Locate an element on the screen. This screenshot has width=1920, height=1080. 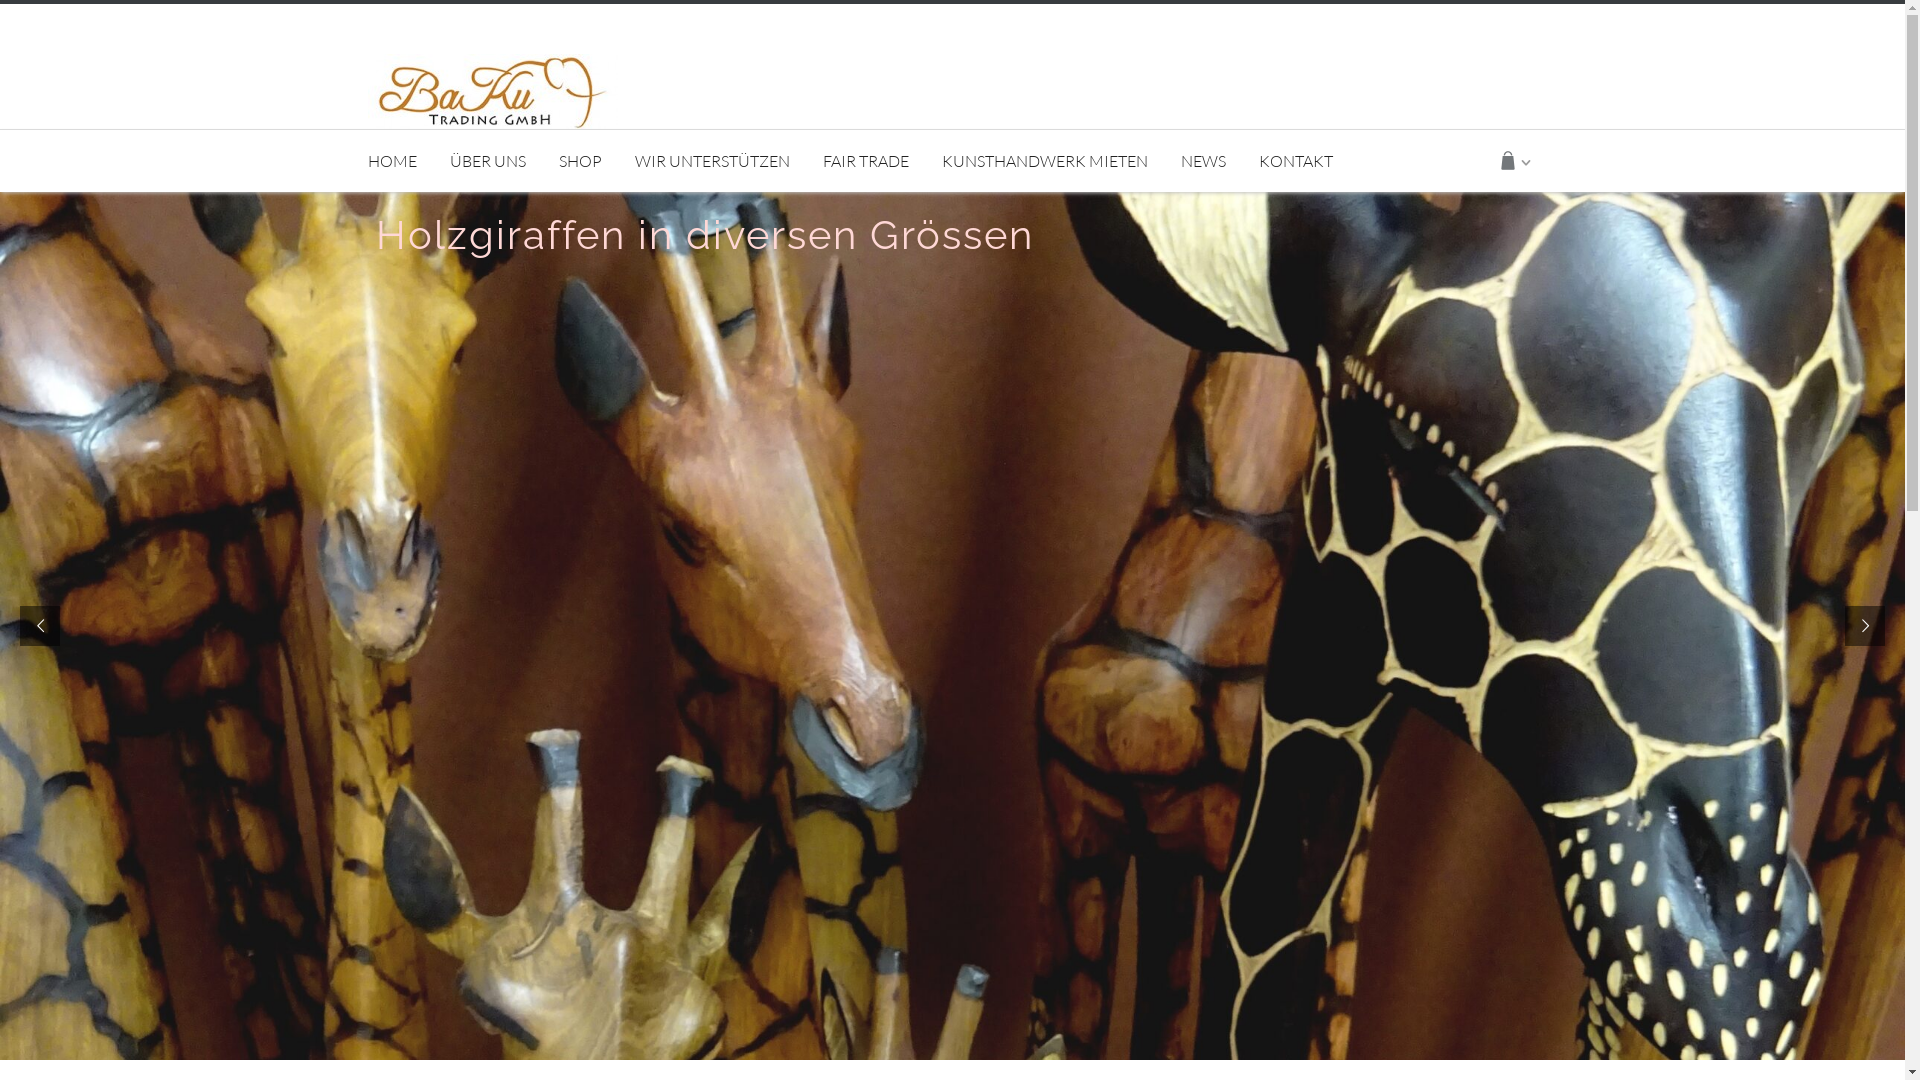
'FAIR TRADE' is located at coordinates (865, 160).